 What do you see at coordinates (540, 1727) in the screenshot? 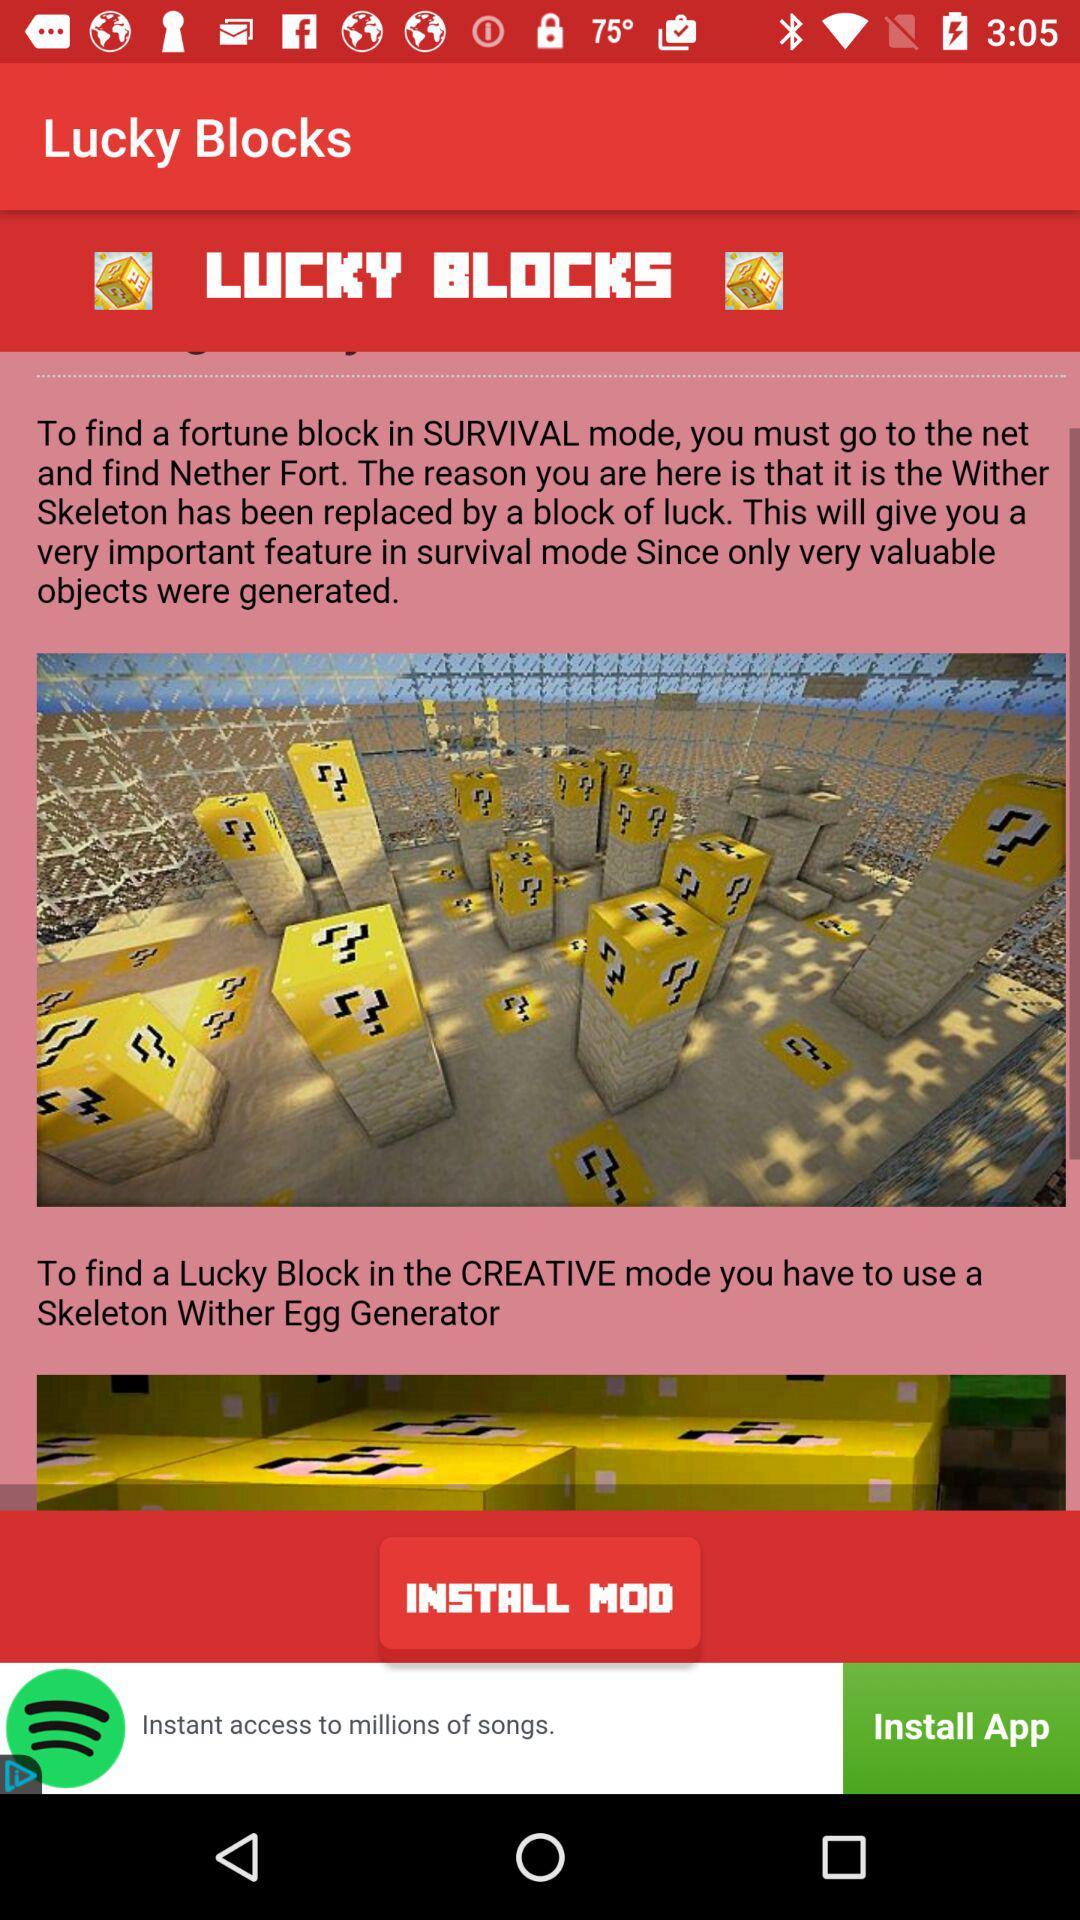
I see `advertisement` at bounding box center [540, 1727].